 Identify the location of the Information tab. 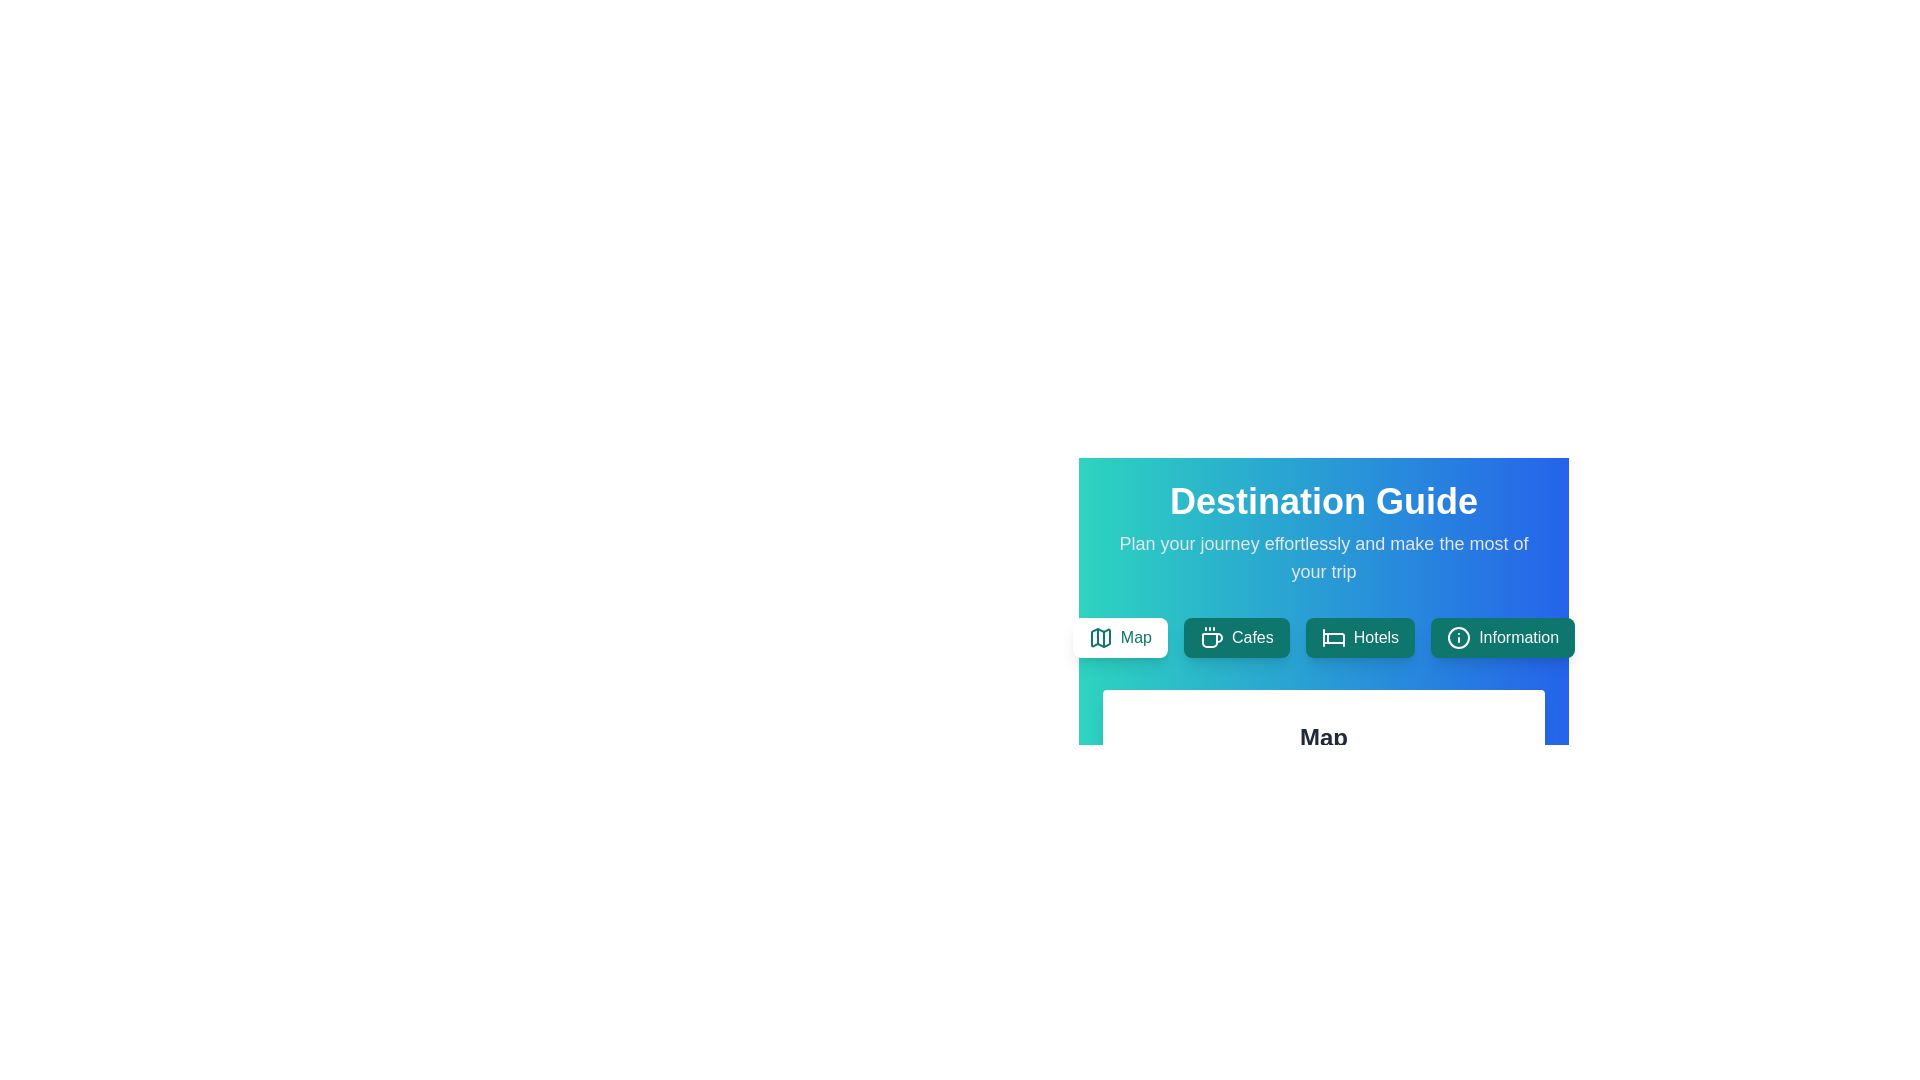
(1503, 637).